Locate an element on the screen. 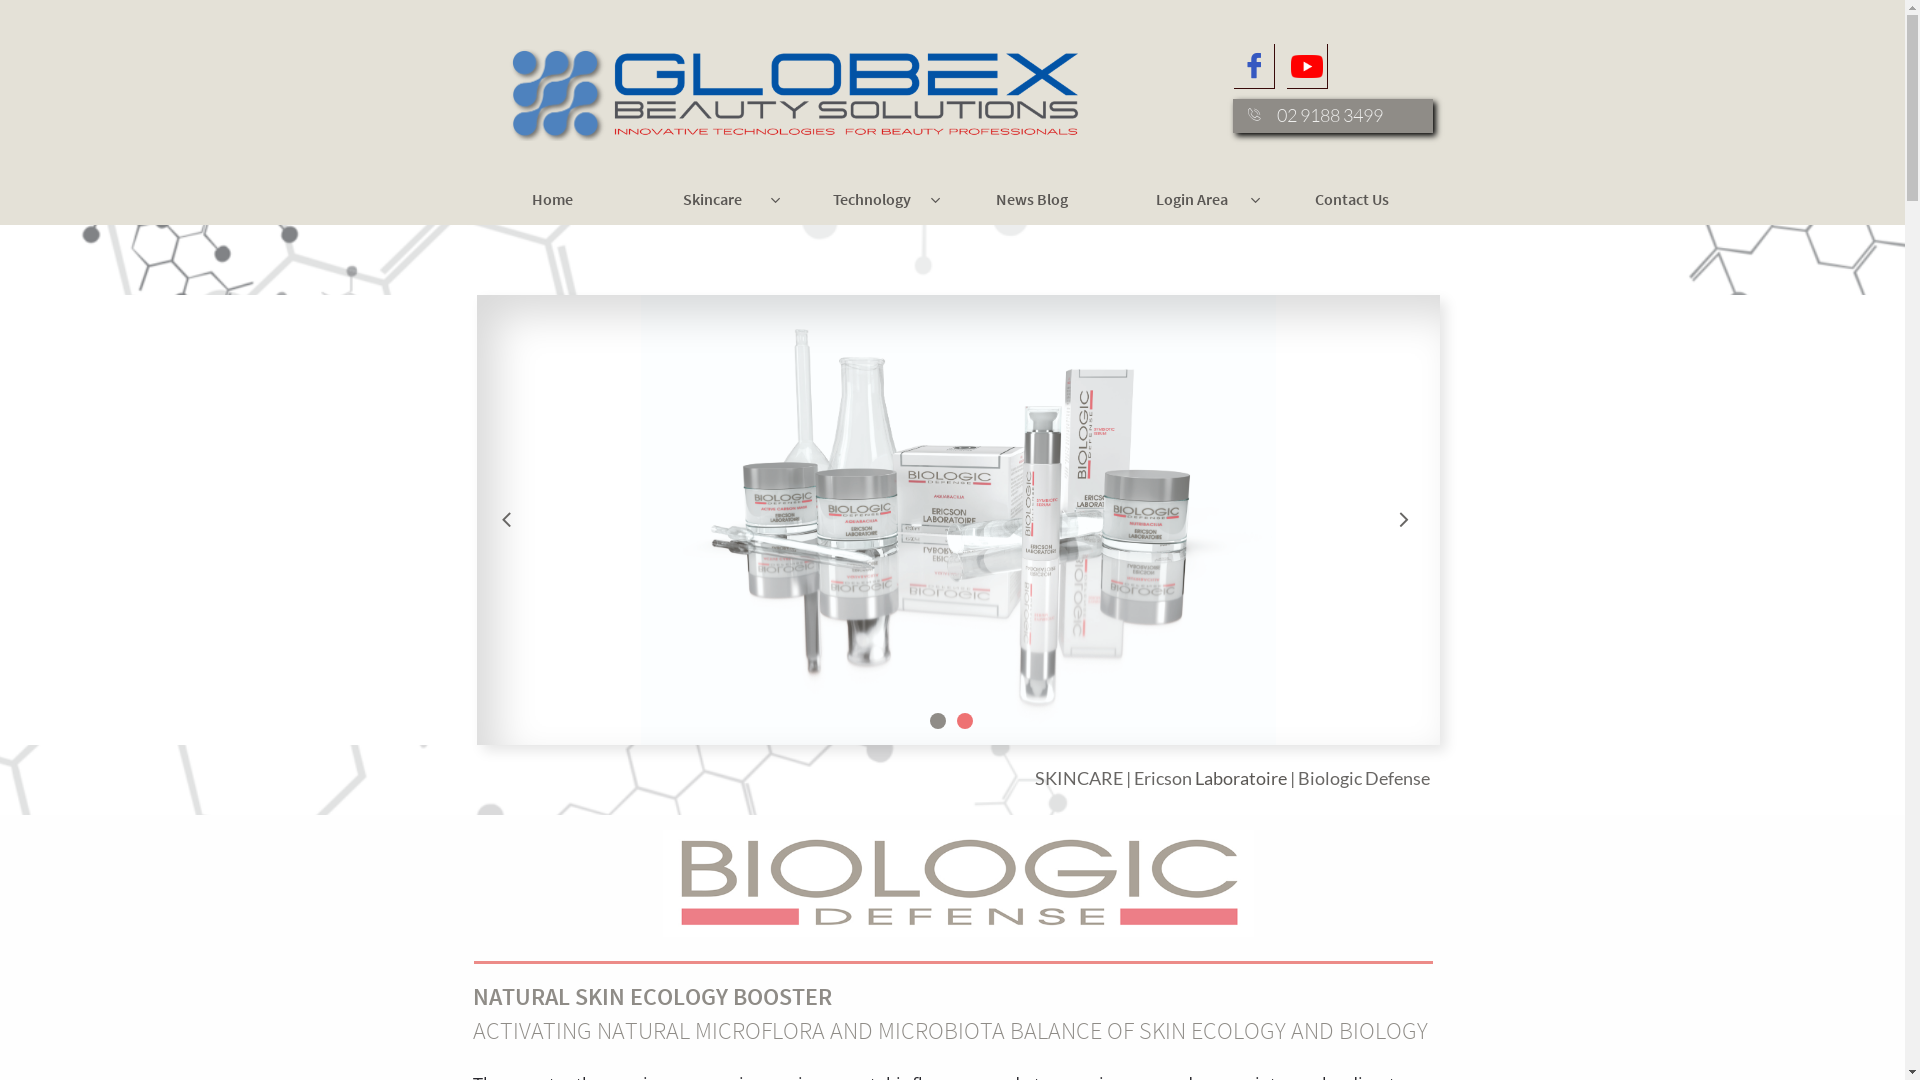  'News Blog' is located at coordinates (953, 200).